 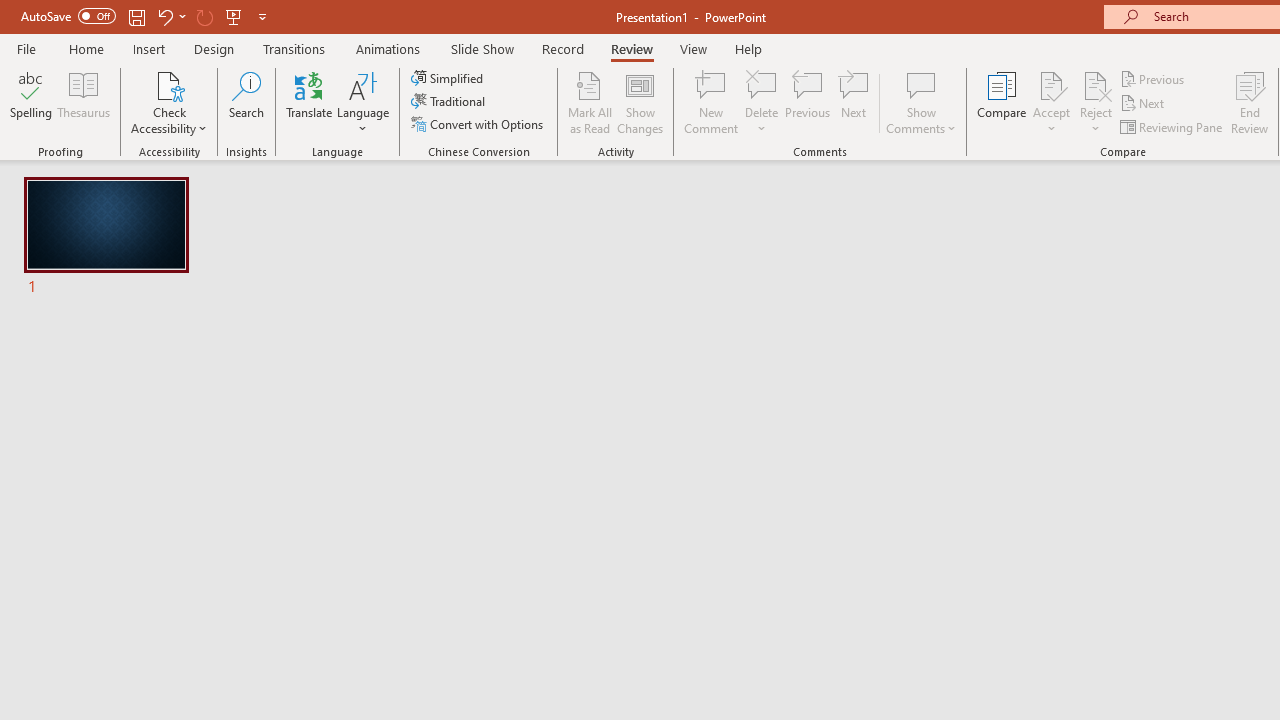 What do you see at coordinates (363, 103) in the screenshot?
I see `'Language'` at bounding box center [363, 103].